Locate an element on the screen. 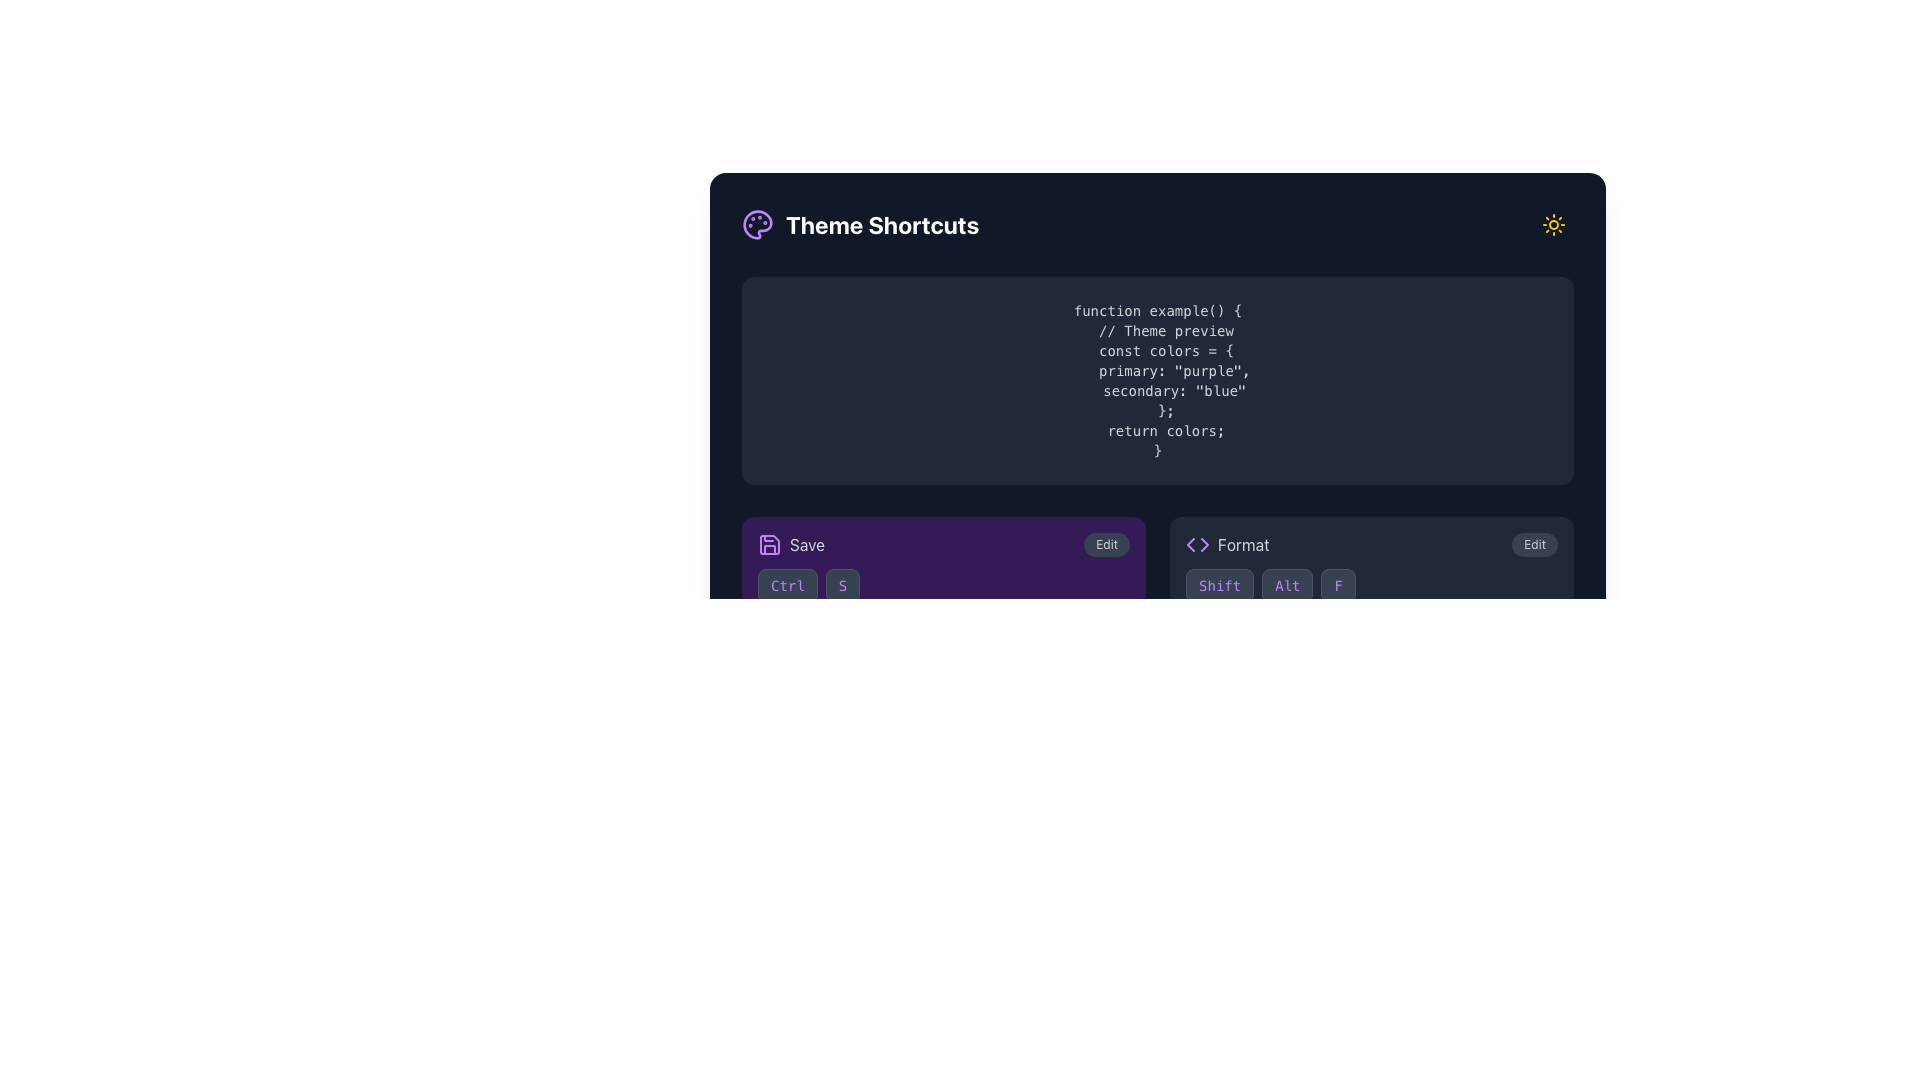 The width and height of the screenshot is (1920, 1080). the button-like label with a dark gray background and purple 'S' text is located at coordinates (842, 585).